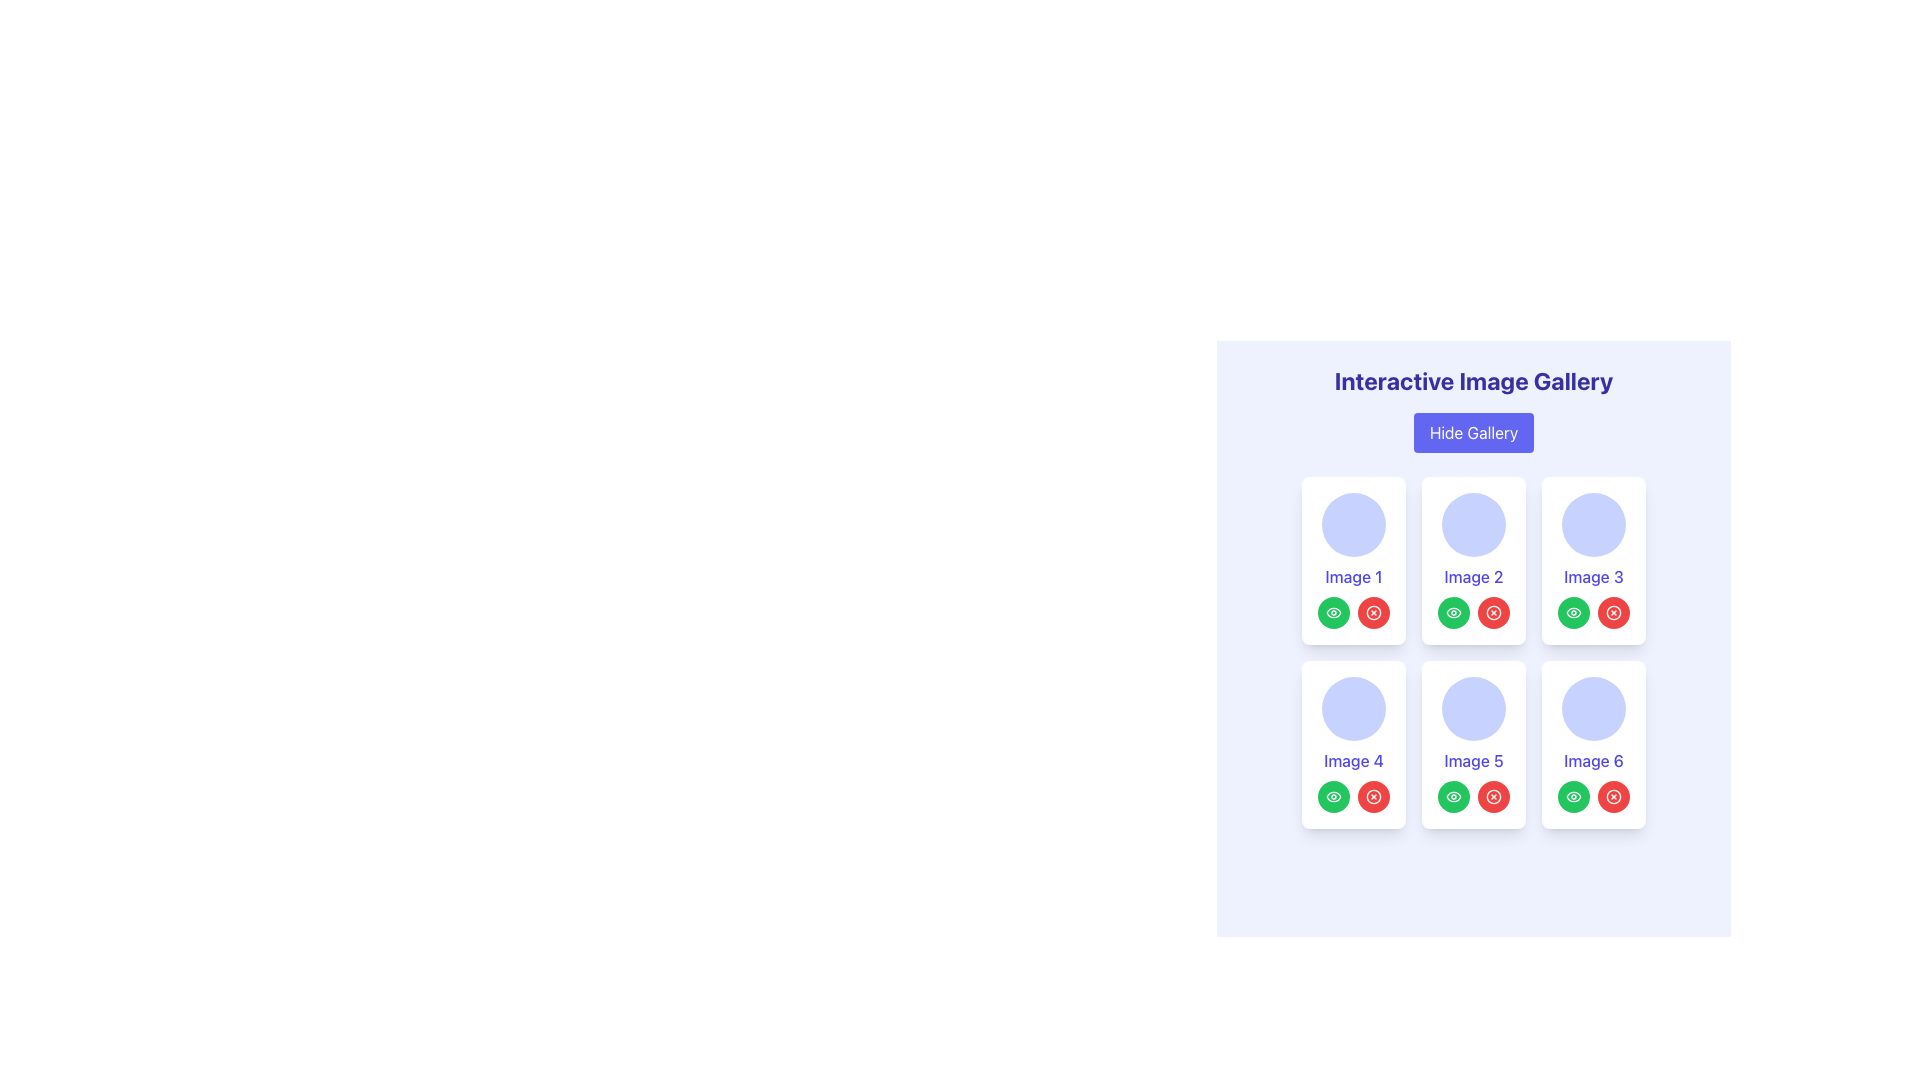 The width and height of the screenshot is (1920, 1080). I want to click on the first button under 'Image 4' in the 3x2 grid layout to visualize hover effects, so click(1334, 796).